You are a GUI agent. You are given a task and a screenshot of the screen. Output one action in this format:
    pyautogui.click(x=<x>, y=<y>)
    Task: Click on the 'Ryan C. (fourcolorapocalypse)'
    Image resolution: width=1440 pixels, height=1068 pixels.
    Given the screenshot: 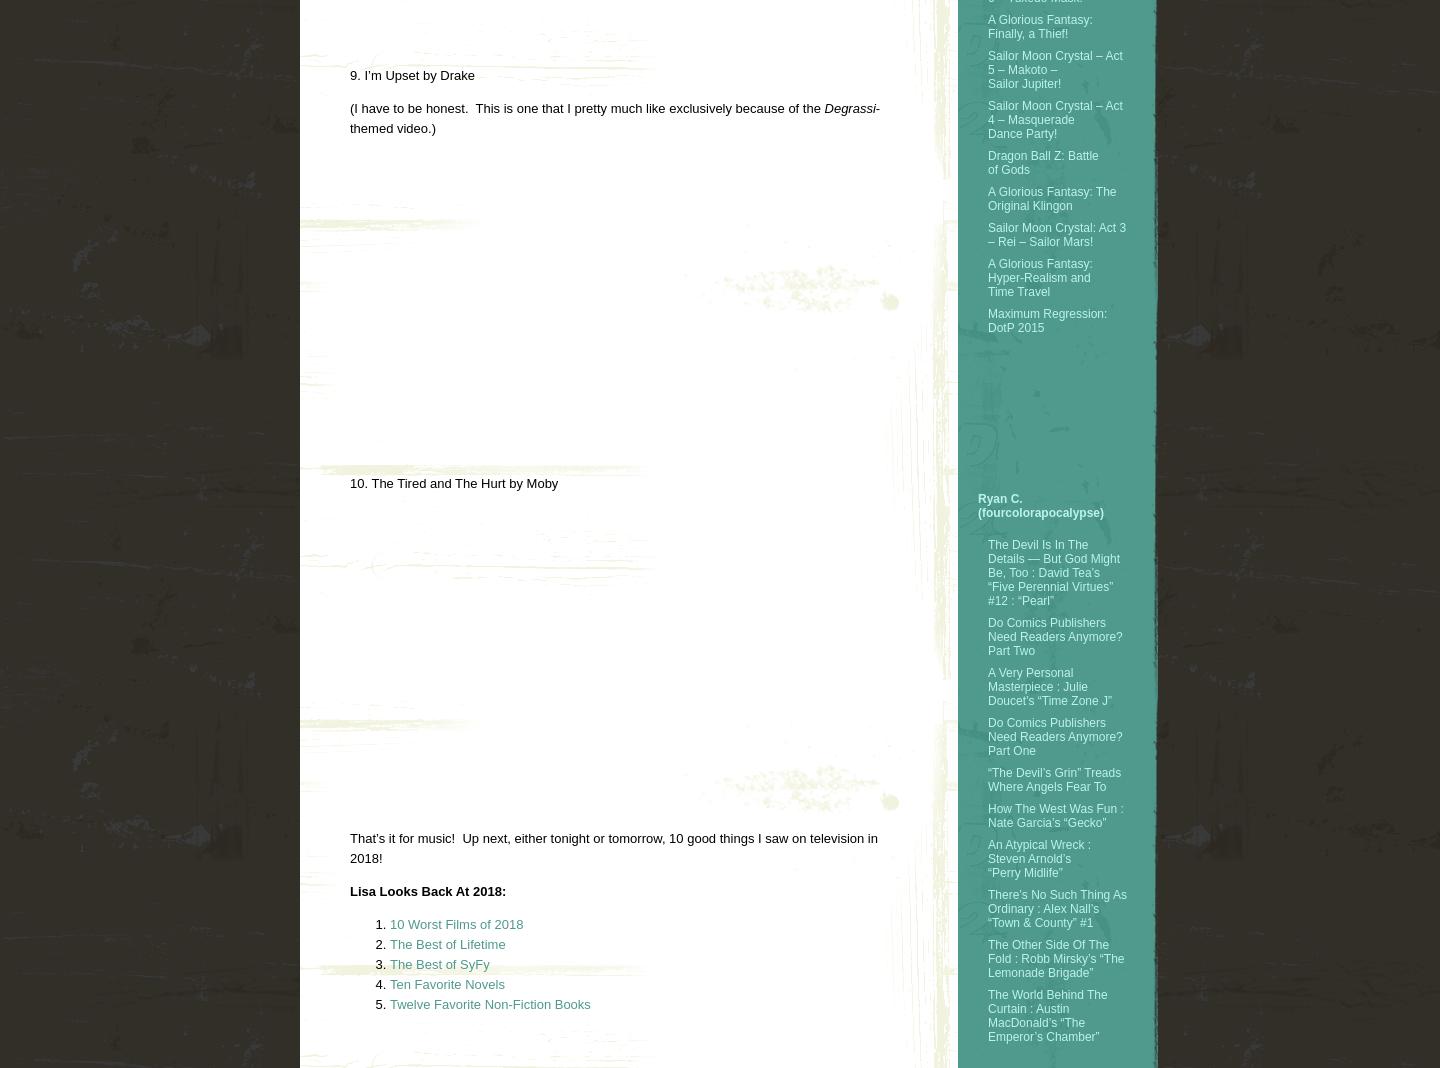 What is the action you would take?
    pyautogui.click(x=977, y=504)
    